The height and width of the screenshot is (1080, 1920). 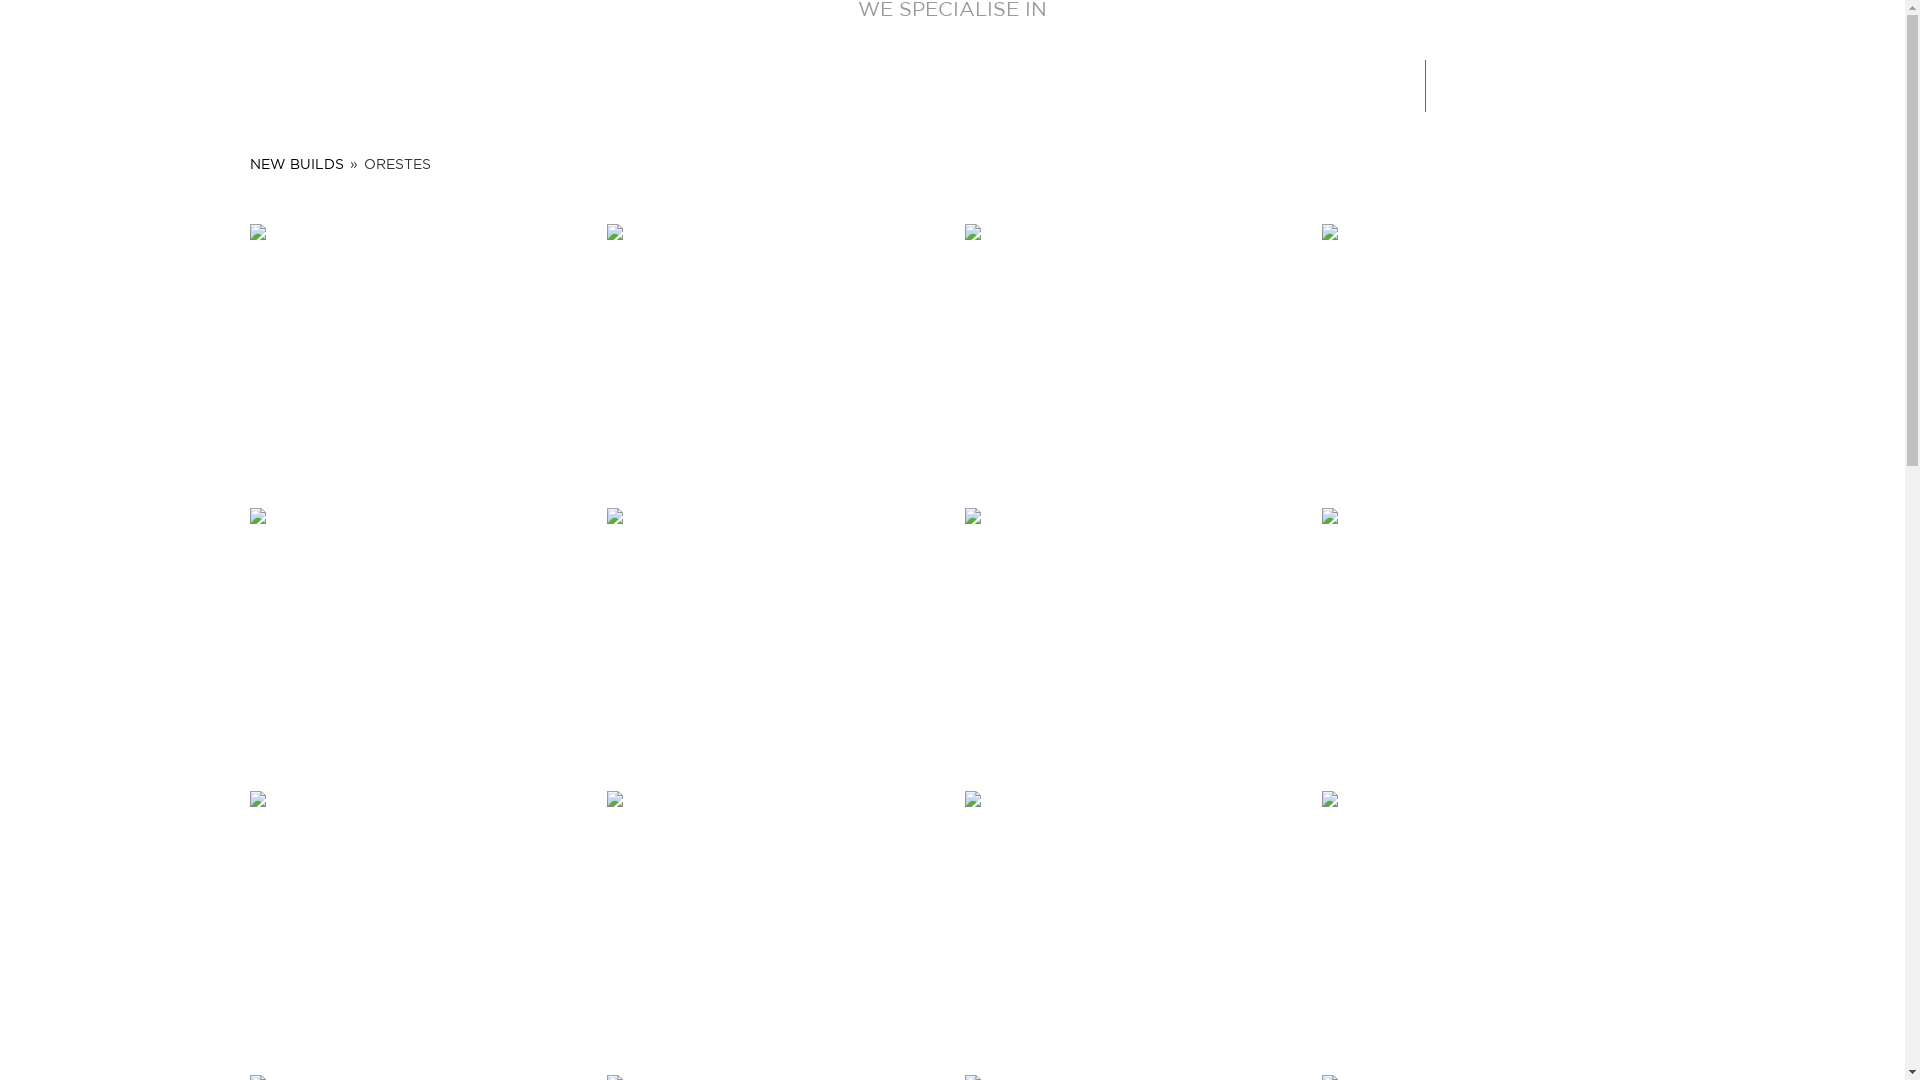 I want to click on 'Orestes', so click(x=416, y=637).